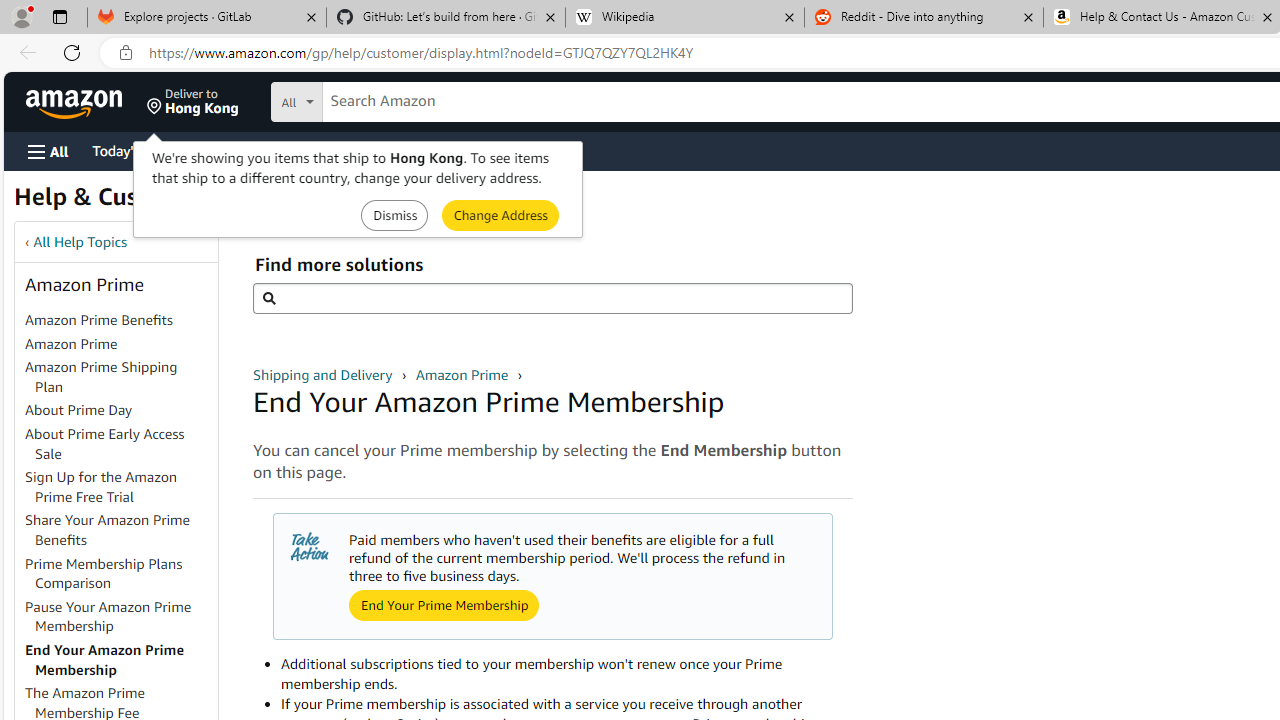 The height and width of the screenshot is (720, 1280). What do you see at coordinates (360, 149) in the screenshot?
I see `'Registry'` at bounding box center [360, 149].